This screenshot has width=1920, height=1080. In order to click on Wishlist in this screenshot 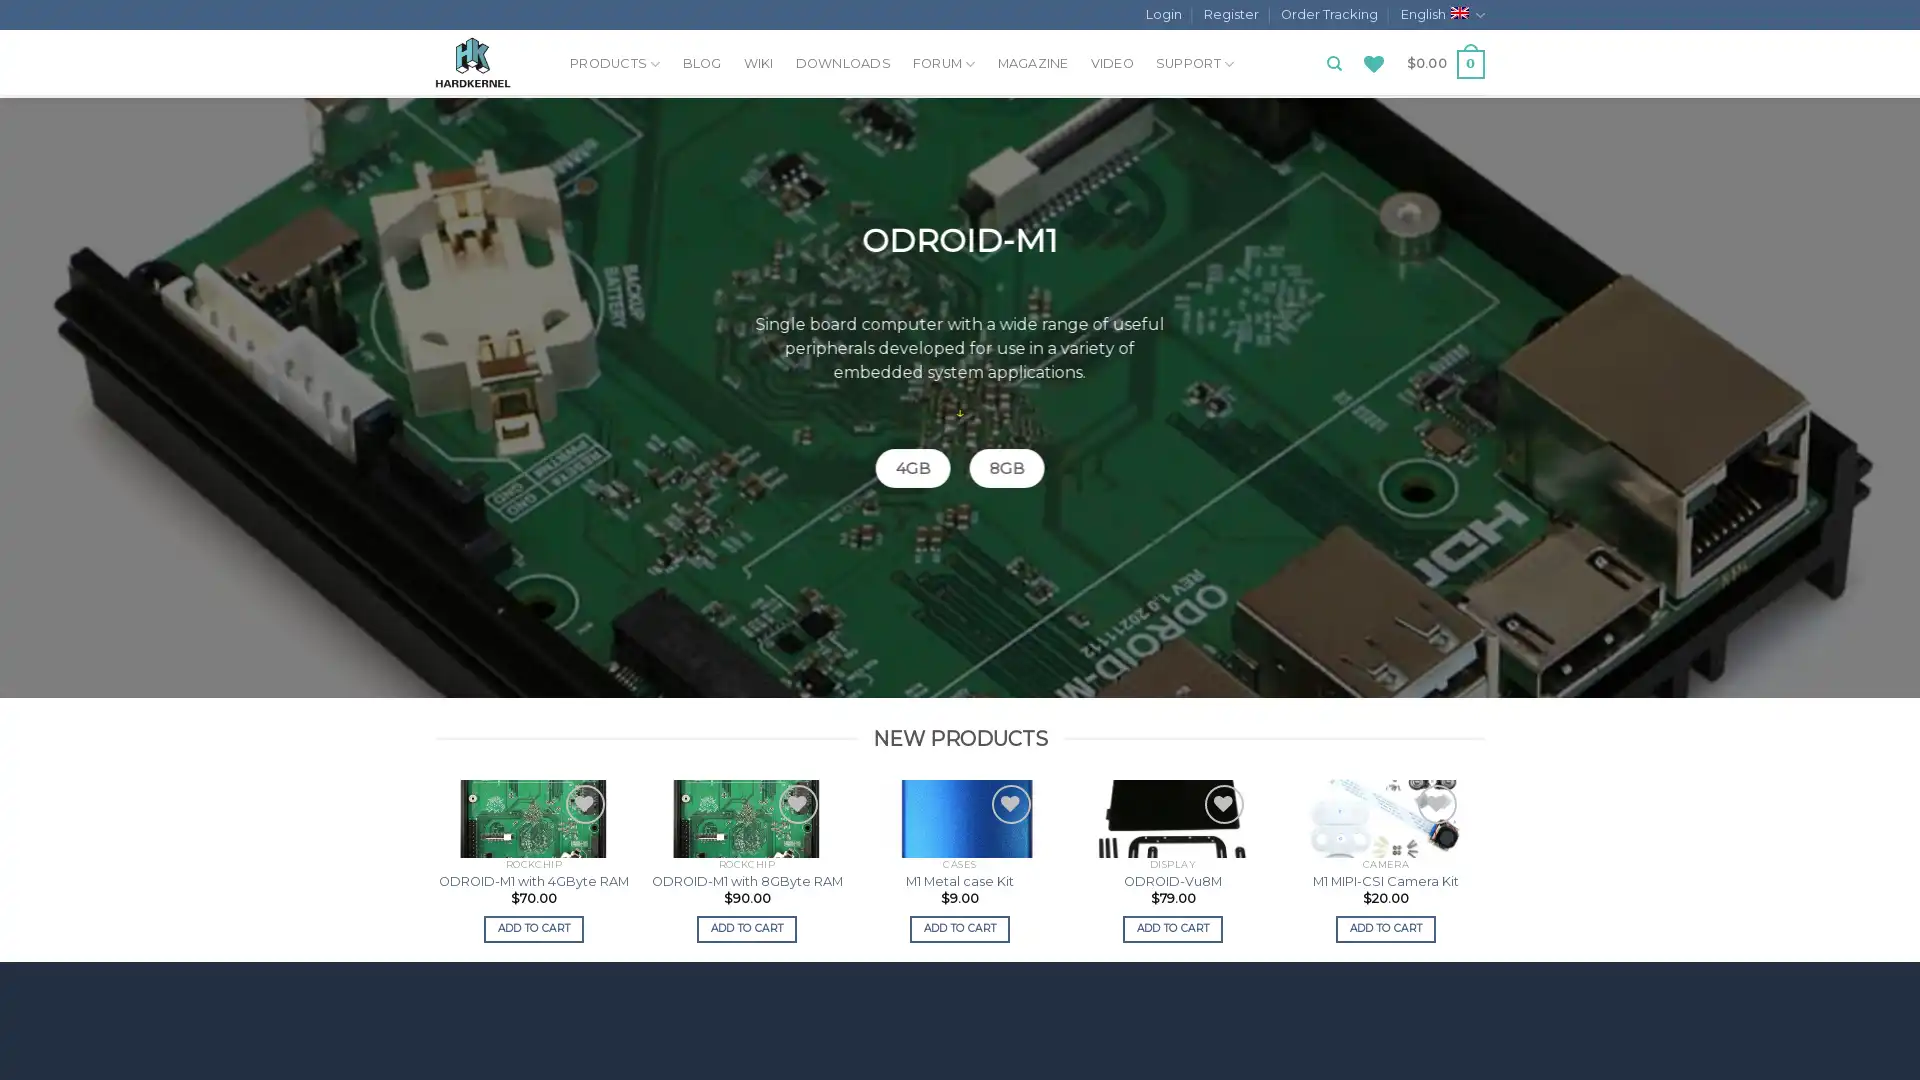, I will do `click(796, 803)`.